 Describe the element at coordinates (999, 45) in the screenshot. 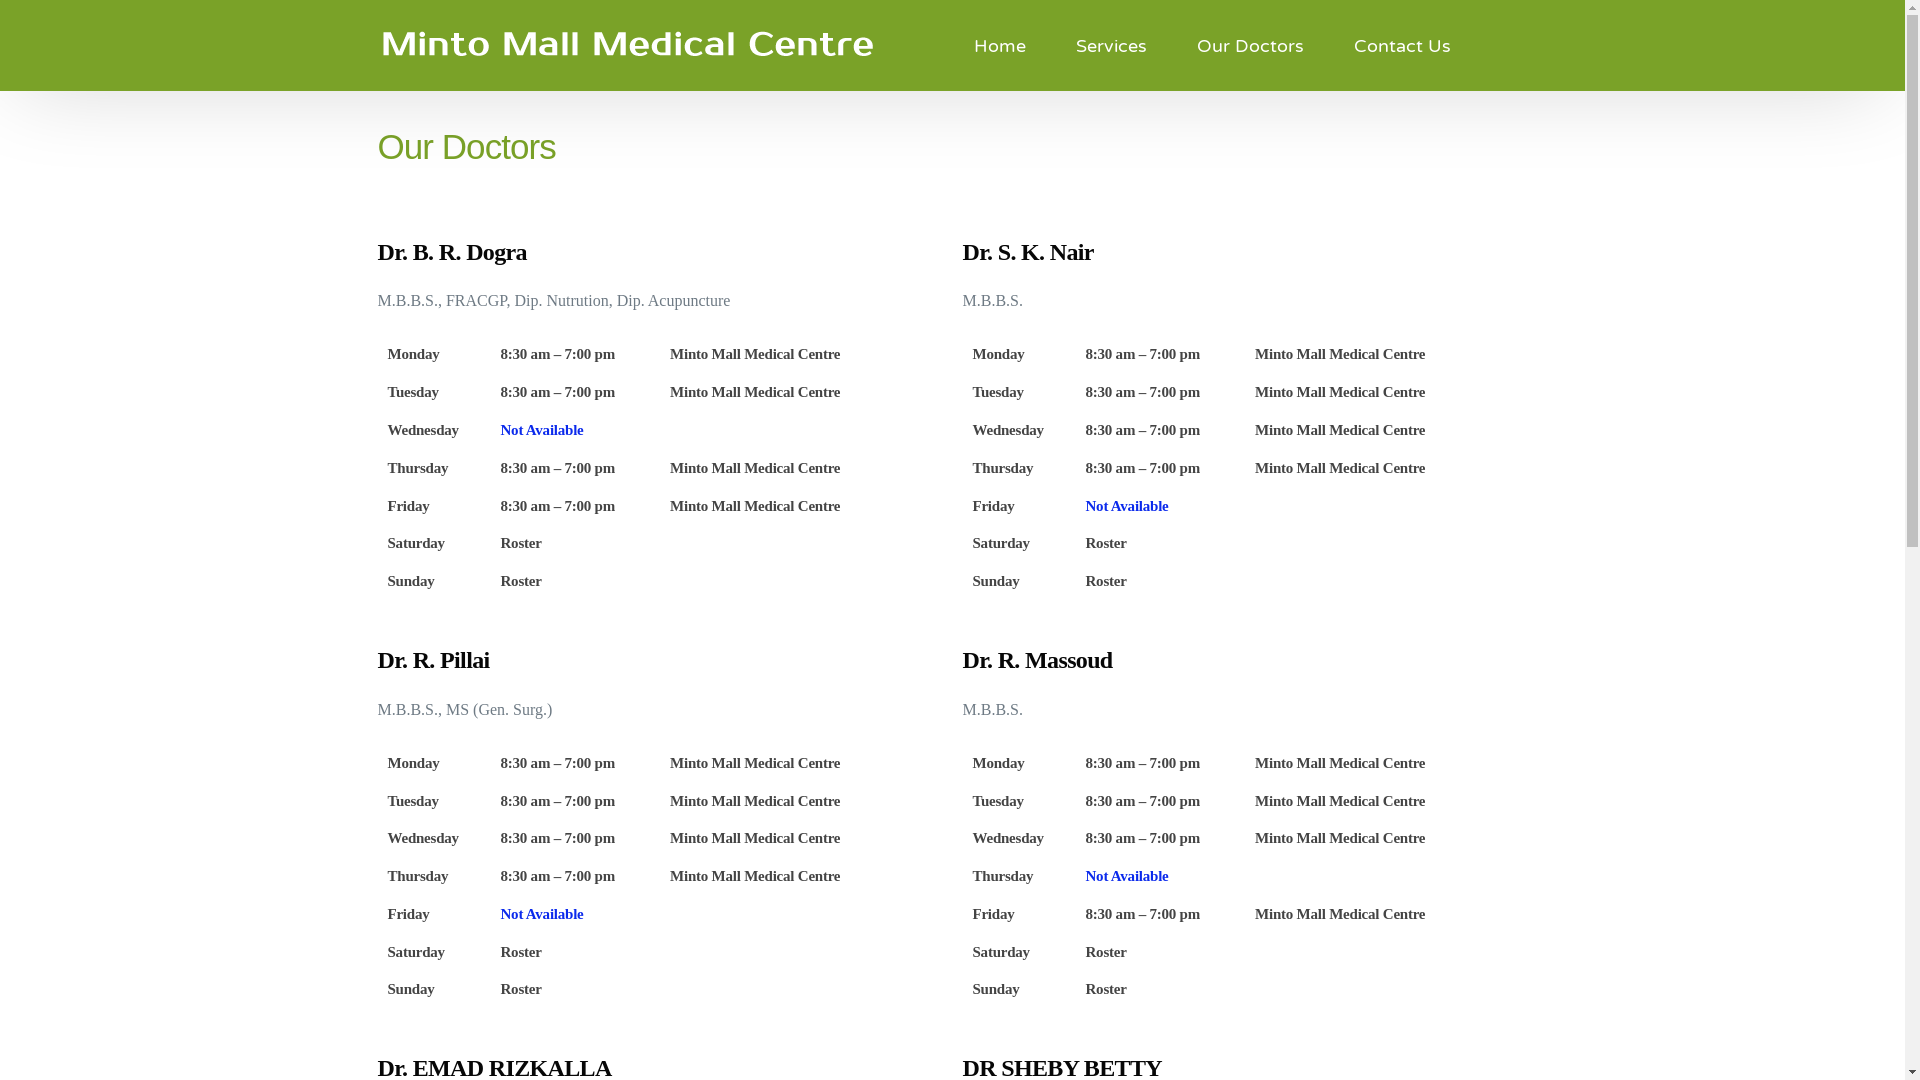

I see `'Home'` at that location.